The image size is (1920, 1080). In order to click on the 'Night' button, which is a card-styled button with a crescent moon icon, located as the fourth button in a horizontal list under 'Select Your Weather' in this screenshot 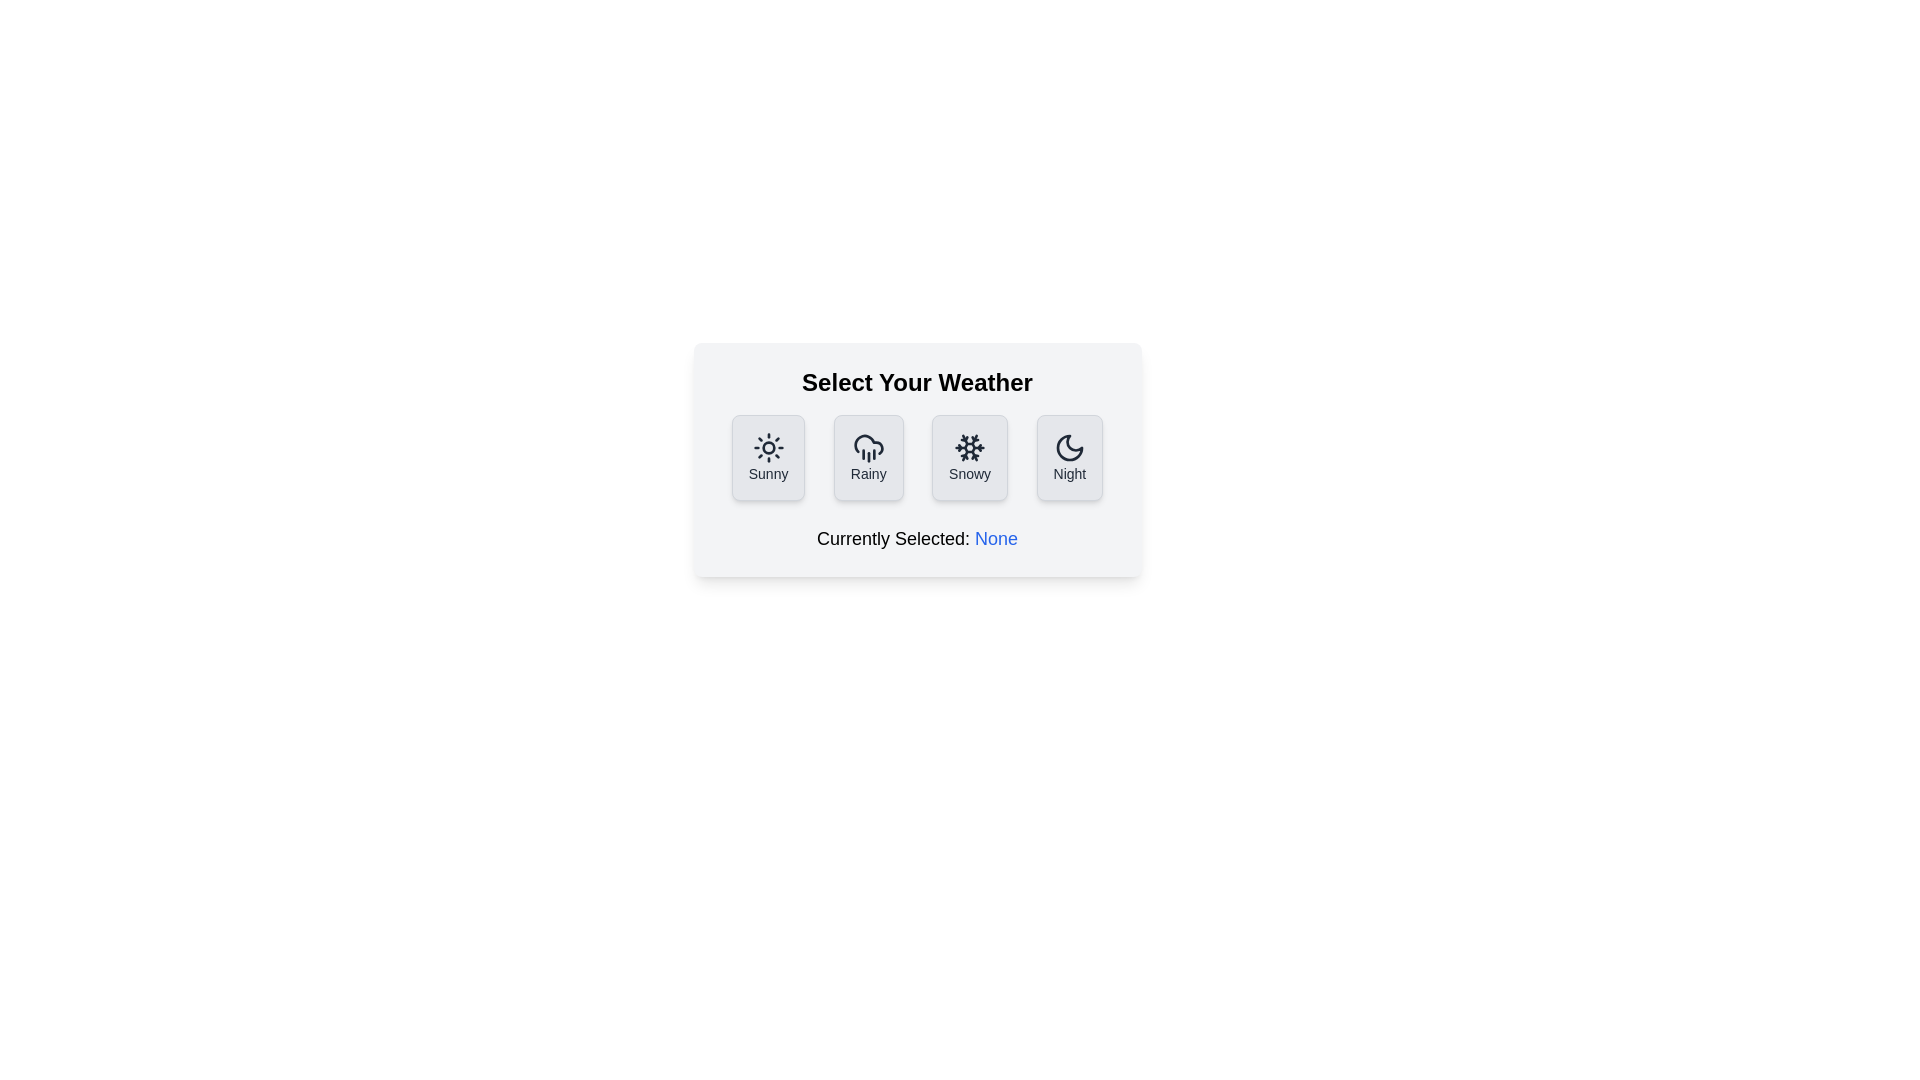, I will do `click(1068, 458)`.